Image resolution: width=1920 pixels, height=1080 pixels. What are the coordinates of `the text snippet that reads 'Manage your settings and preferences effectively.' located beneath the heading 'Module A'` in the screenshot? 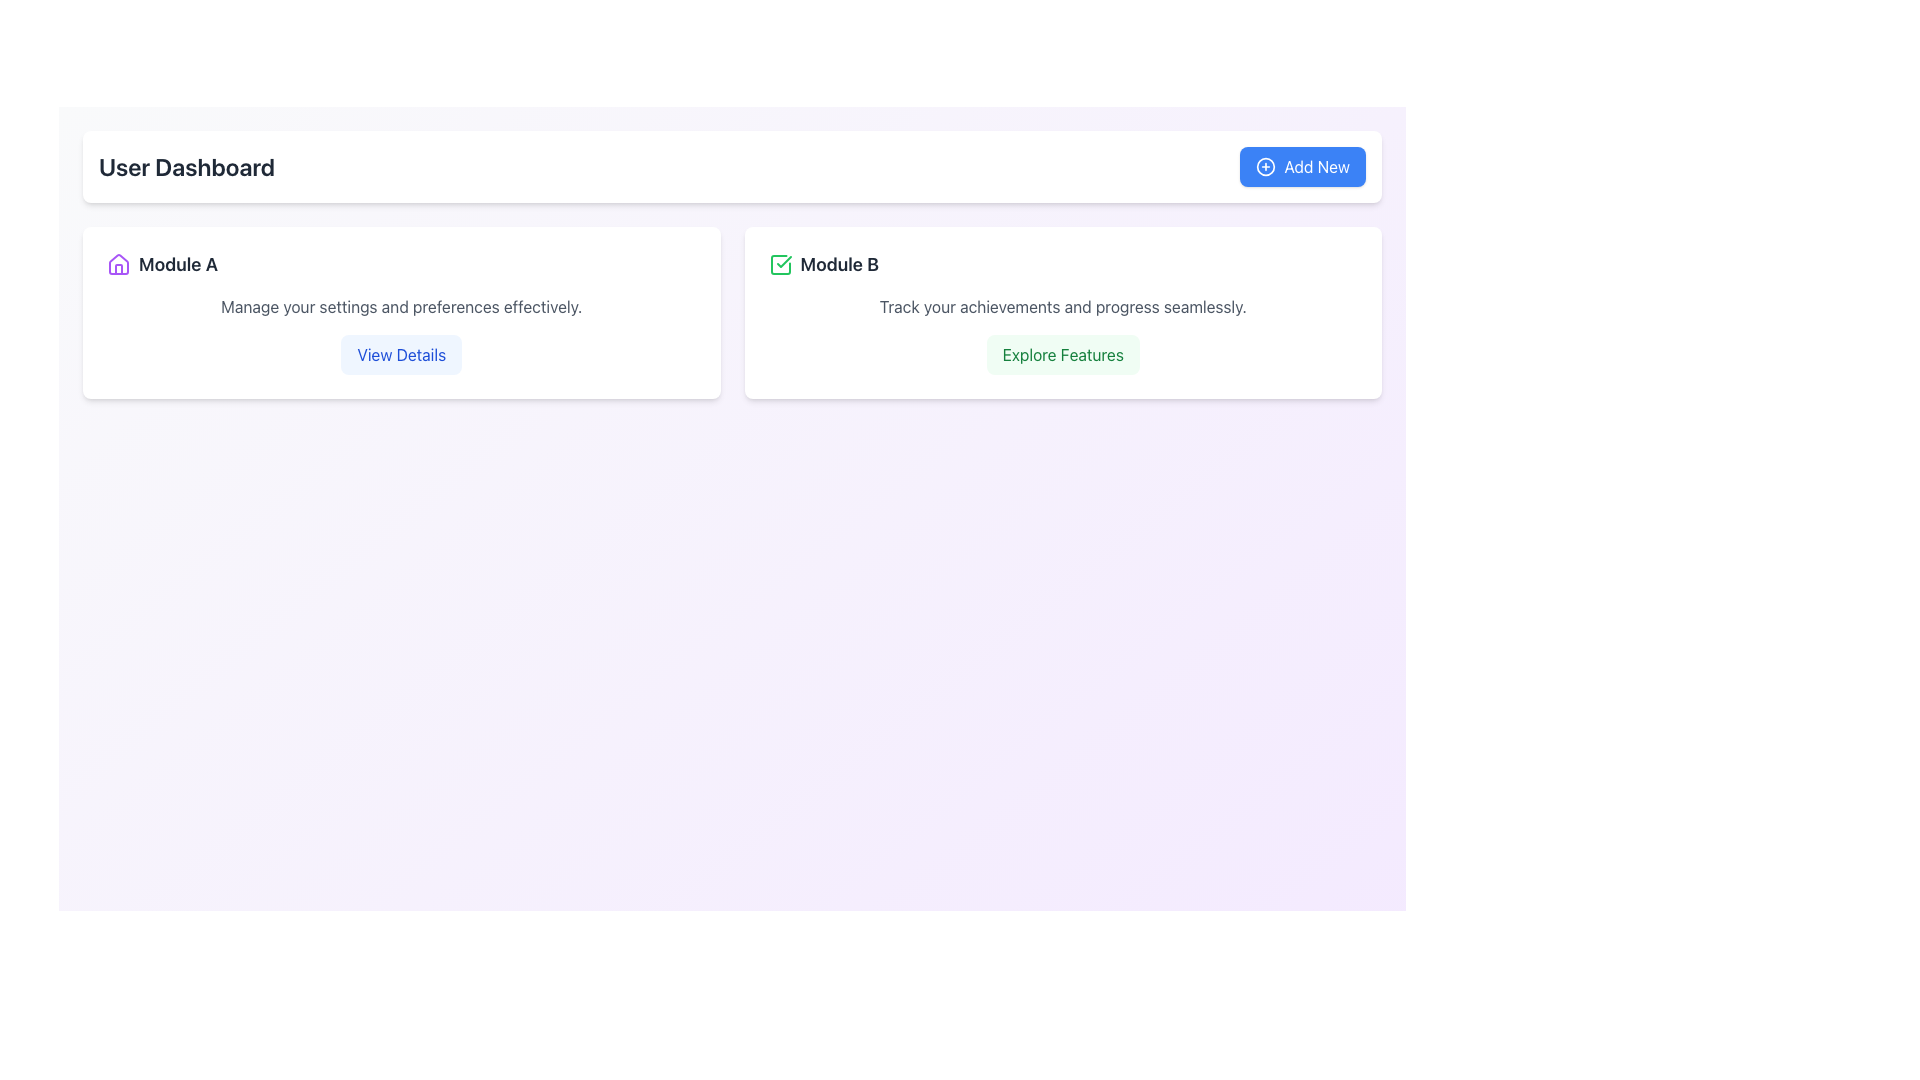 It's located at (400, 307).